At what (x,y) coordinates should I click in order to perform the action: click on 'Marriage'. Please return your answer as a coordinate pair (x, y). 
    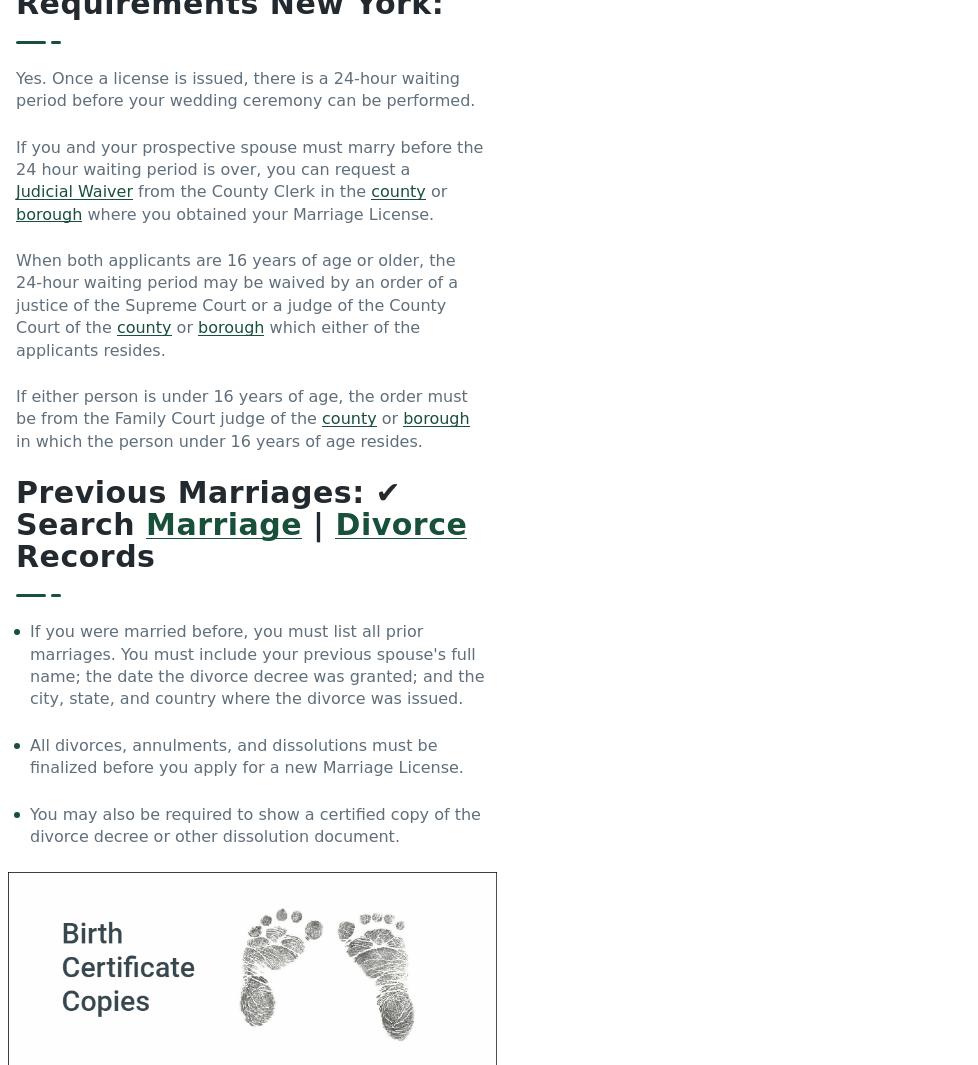
    Looking at the image, I should click on (223, 523).